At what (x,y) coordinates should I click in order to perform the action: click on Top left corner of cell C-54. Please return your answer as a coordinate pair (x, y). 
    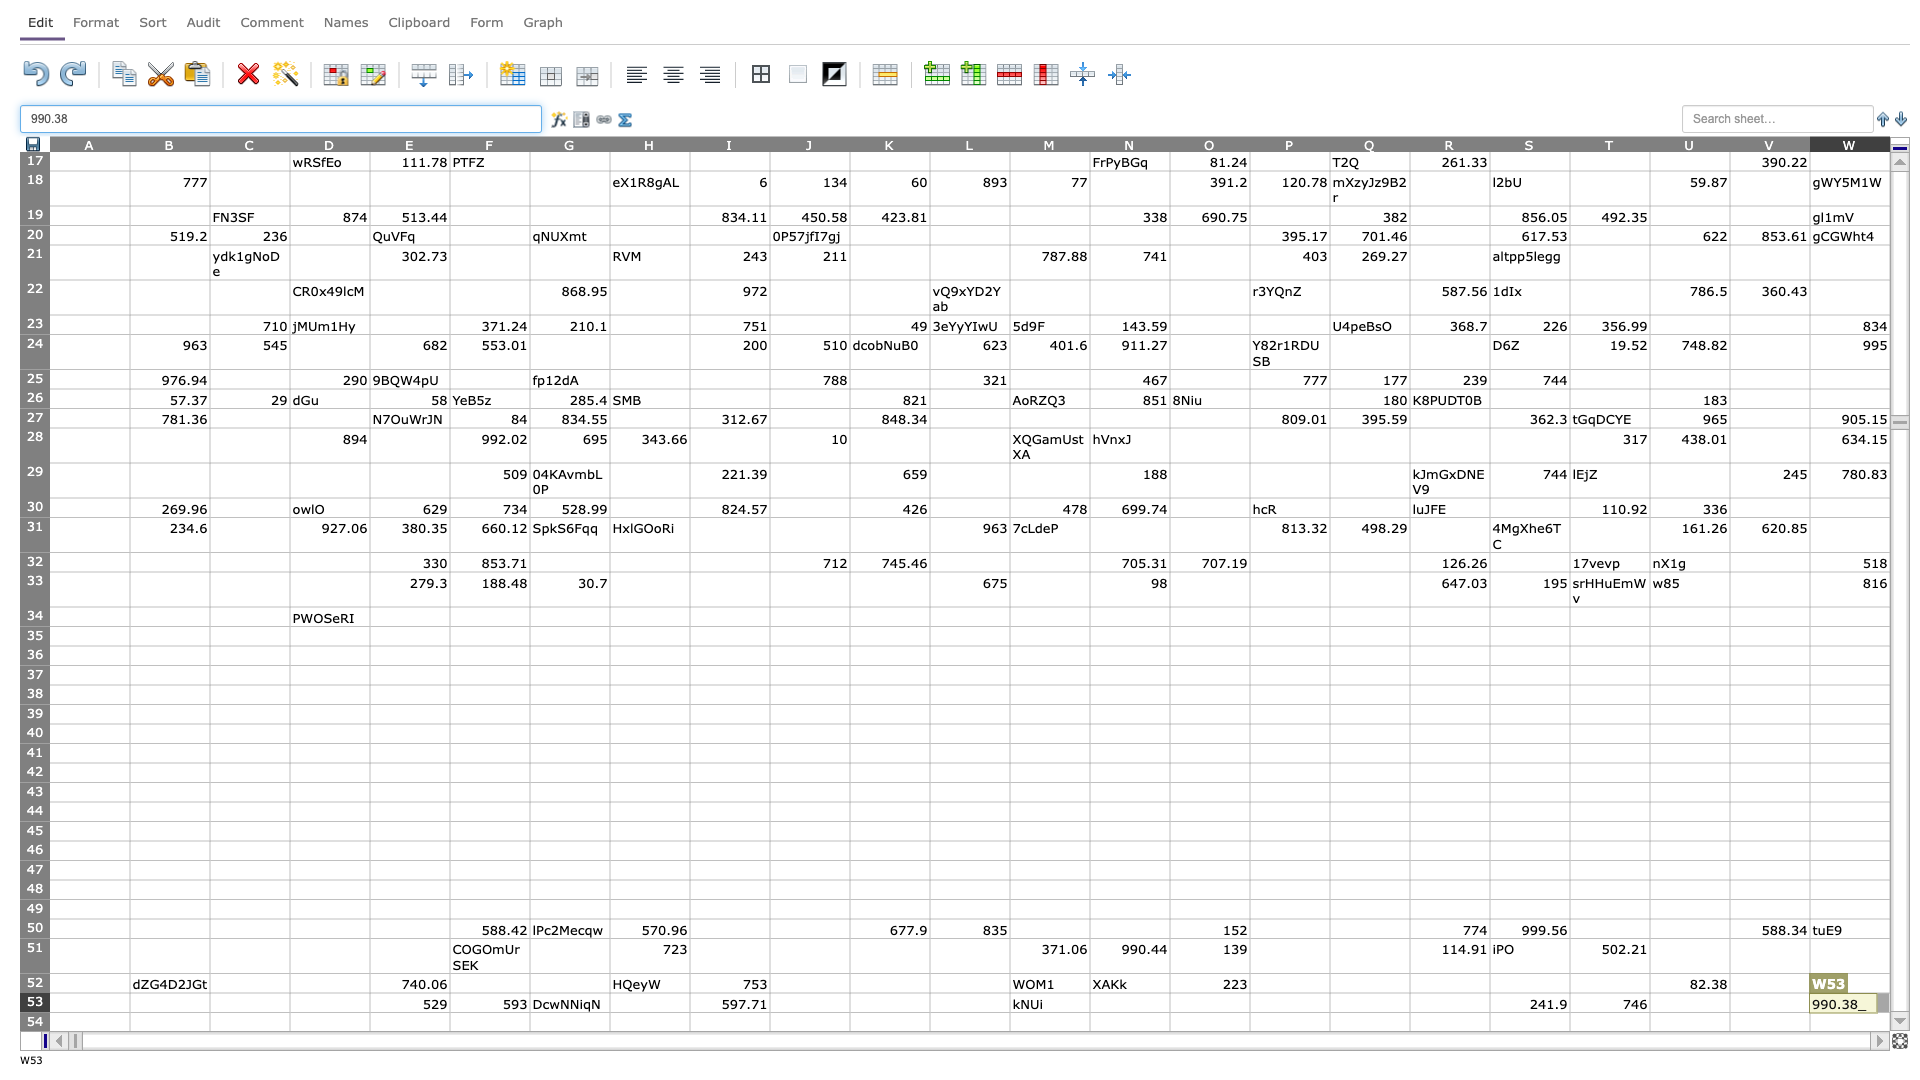
    Looking at the image, I should click on (210, 1012).